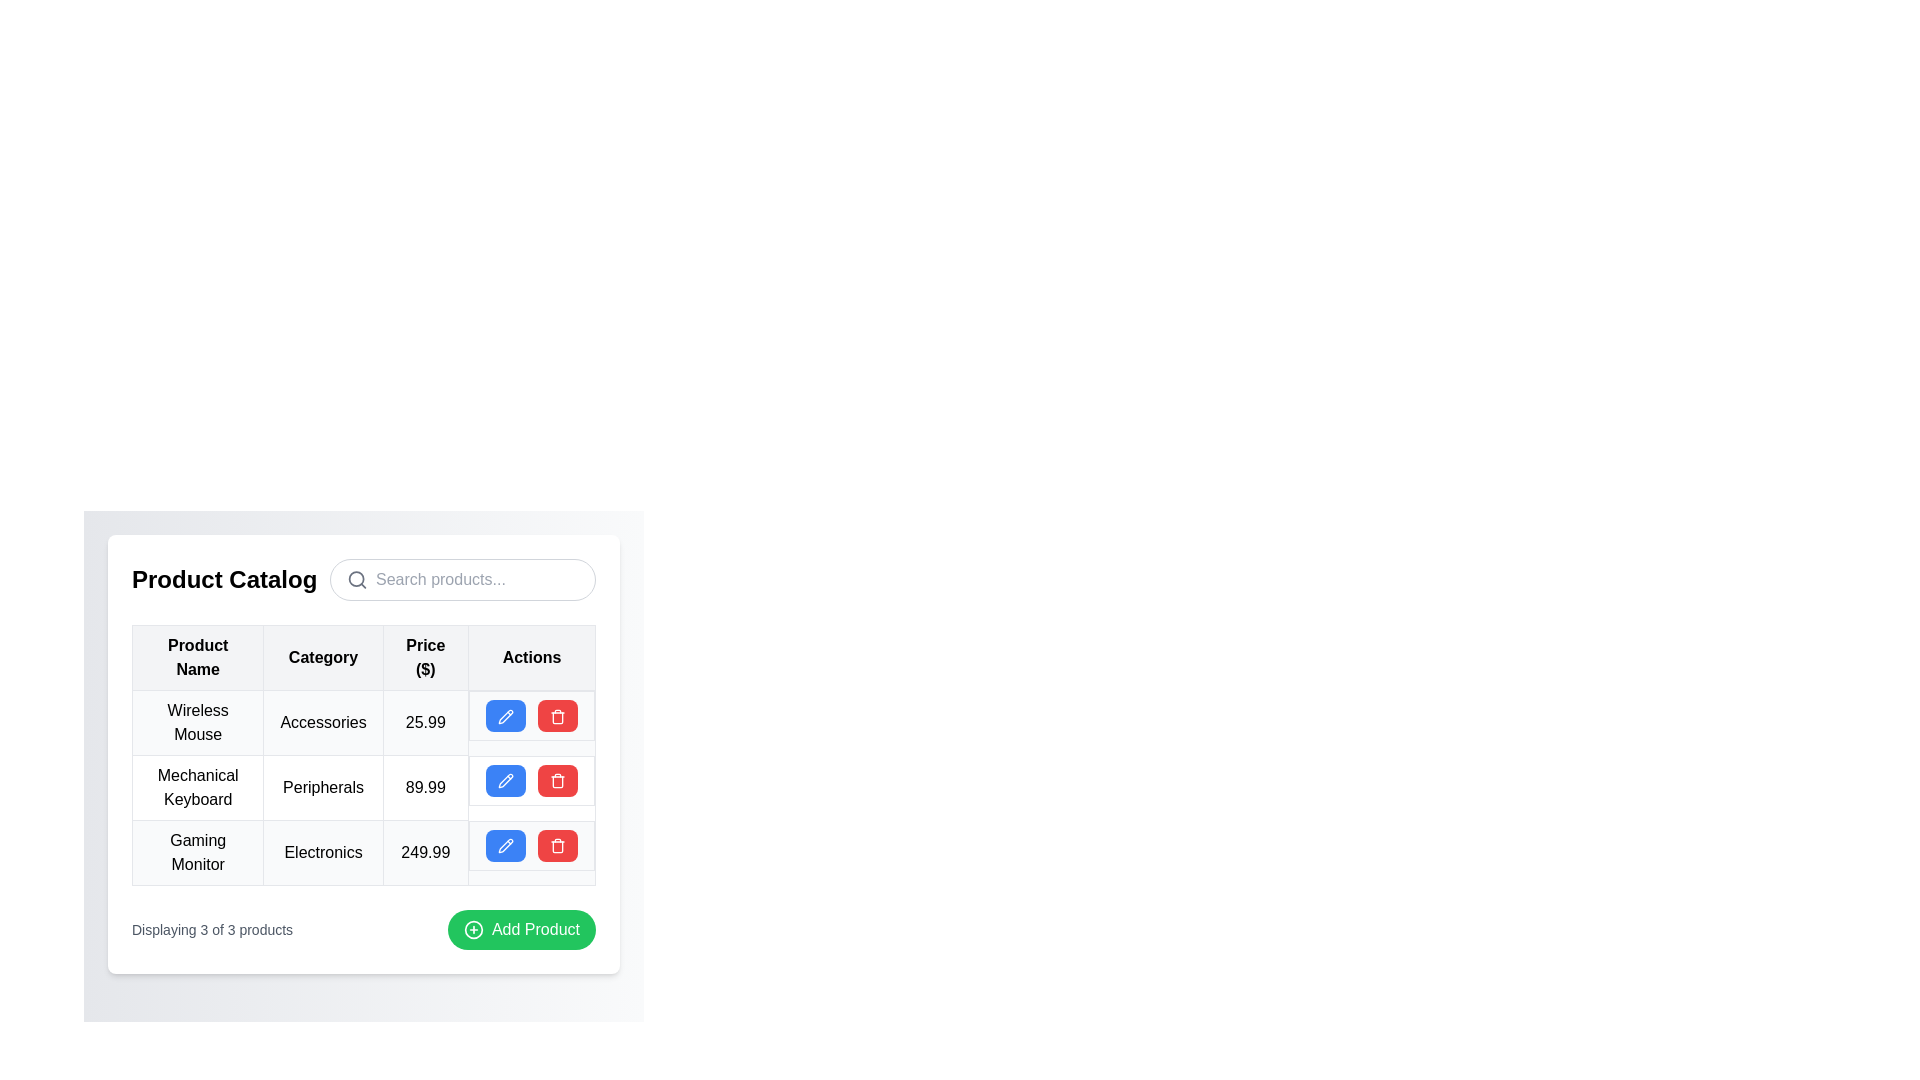 The width and height of the screenshot is (1920, 1080). What do you see at coordinates (505, 780) in the screenshot?
I see `the pencil icon embedded within the blue button in the Actions column of the second row, corresponding to the 'Mechanical Keyboard' product entry, to initiate the edit action` at bounding box center [505, 780].